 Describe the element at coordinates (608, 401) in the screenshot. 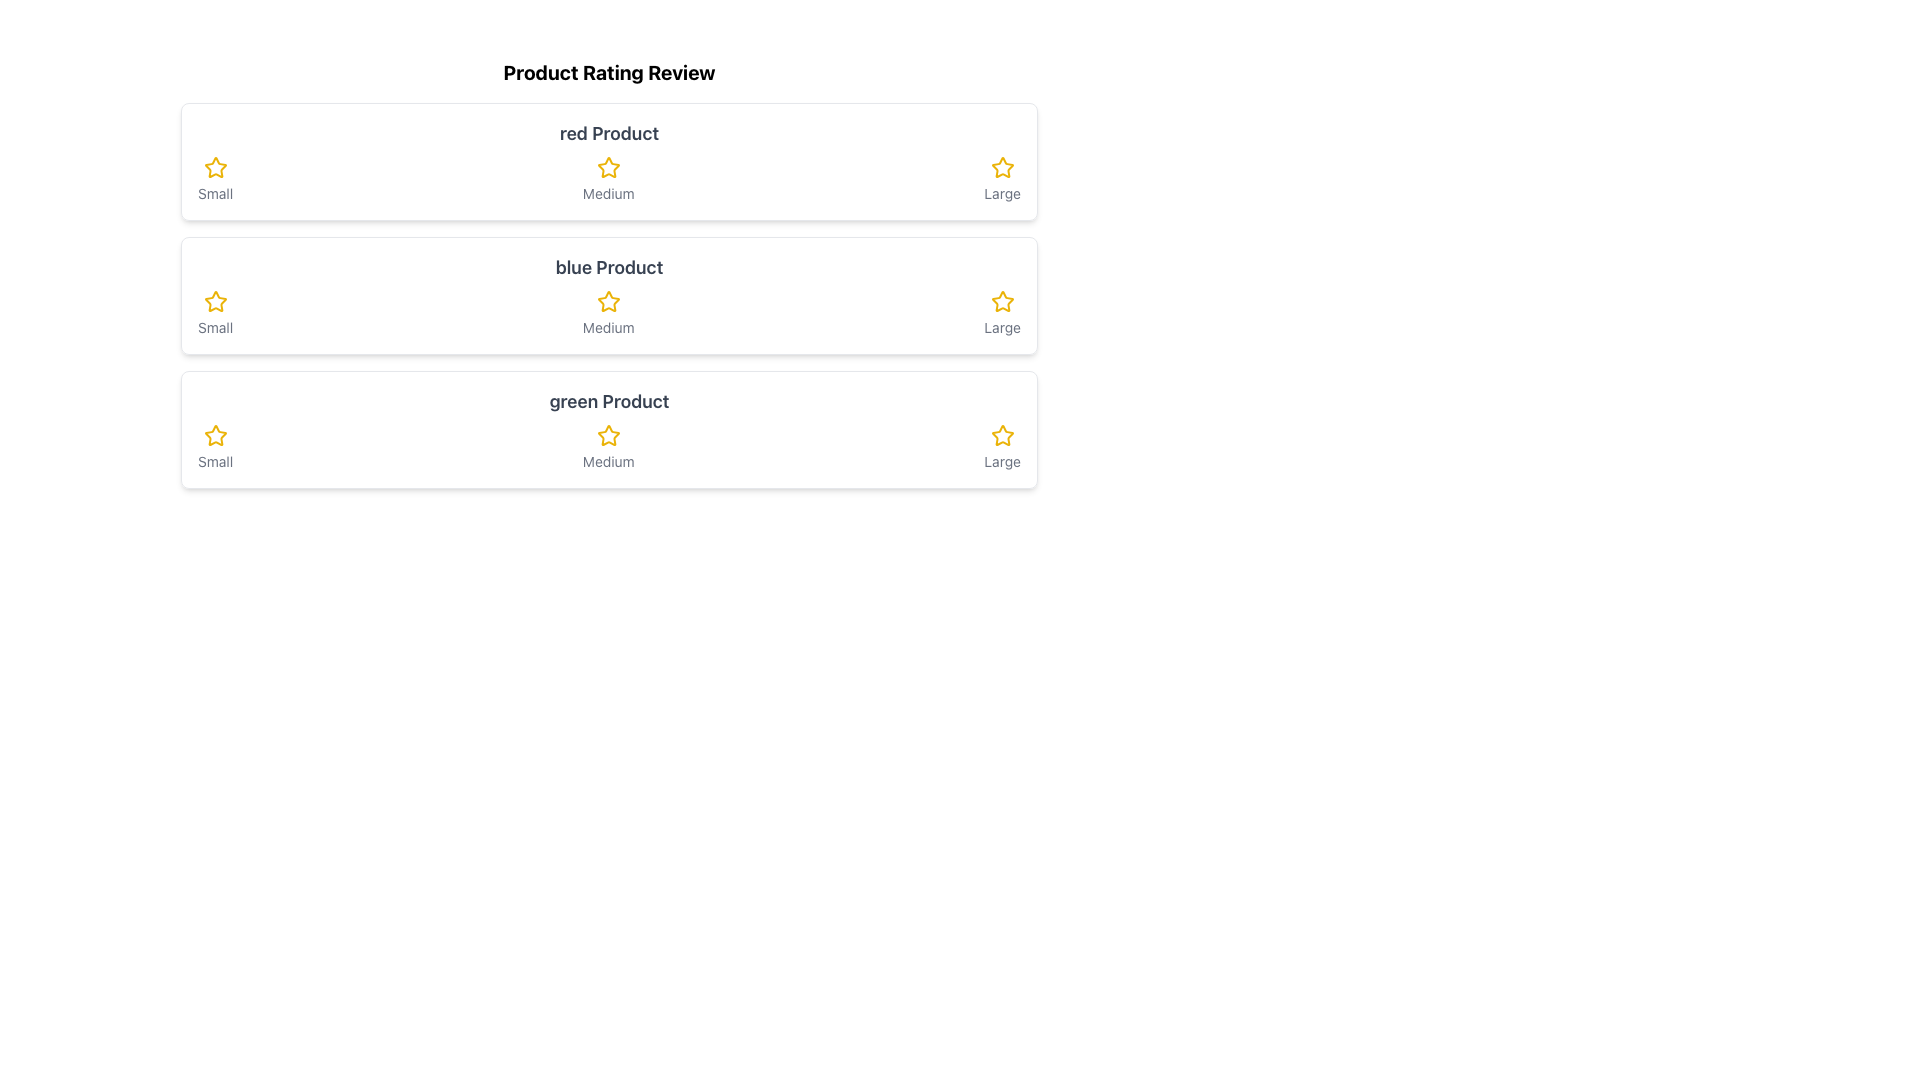

I see `the text label displaying 'green Product' in bold, medium-large gray font, located in the third card from the top` at that location.